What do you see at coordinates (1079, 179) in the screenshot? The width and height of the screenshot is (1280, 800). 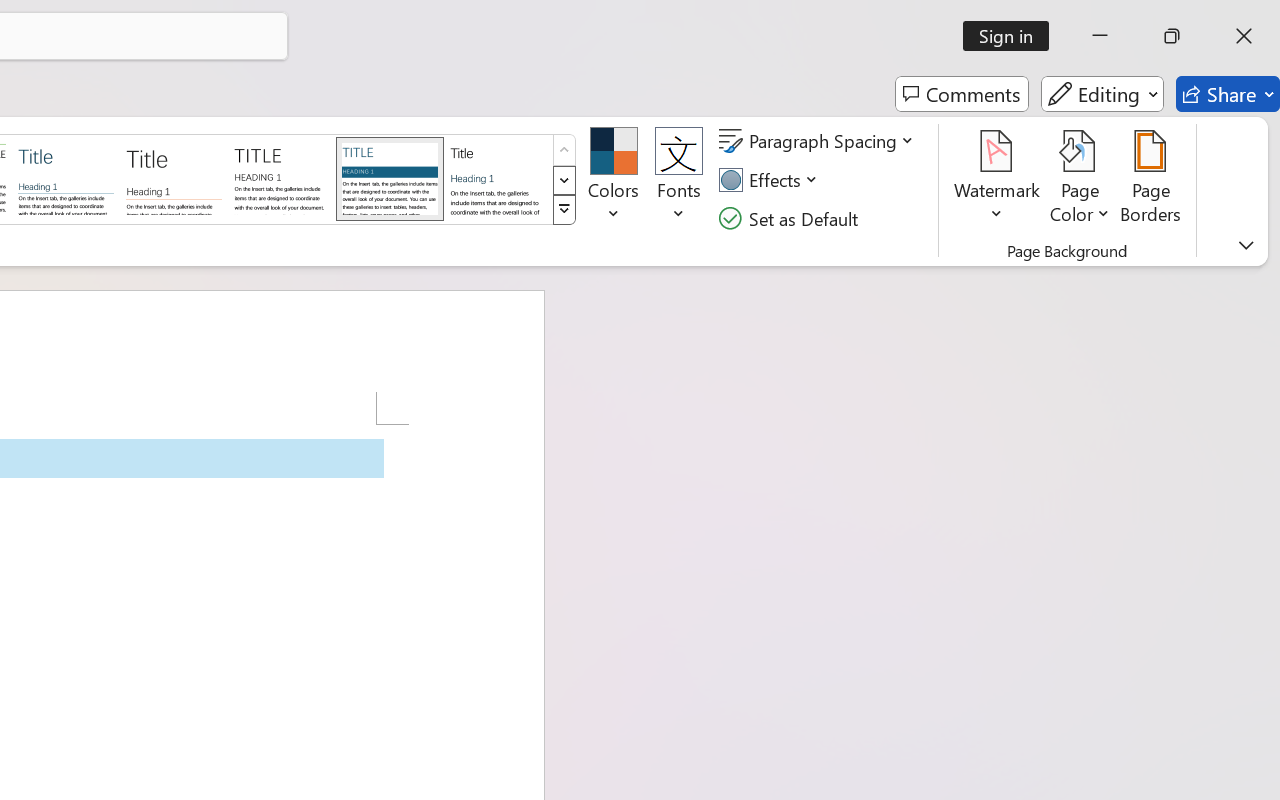 I see `'Page Color'` at bounding box center [1079, 179].